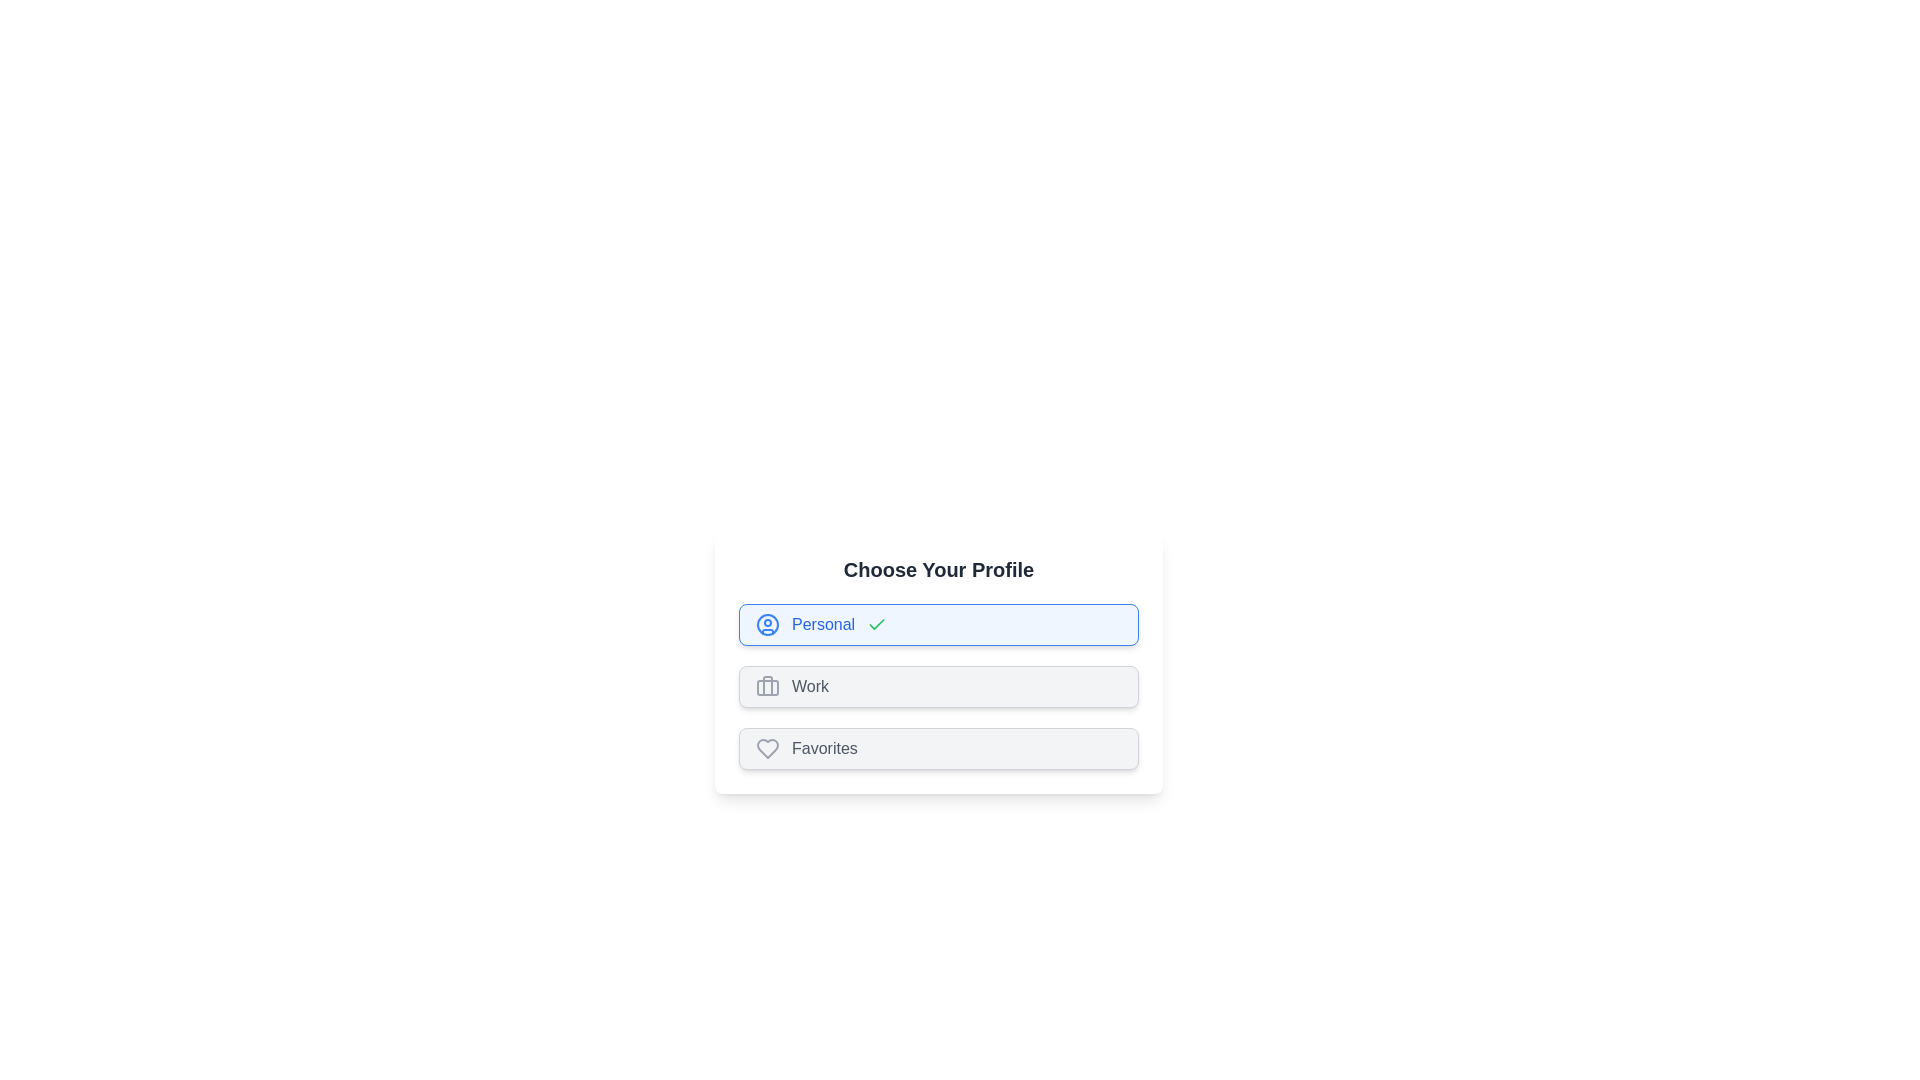  What do you see at coordinates (767, 748) in the screenshot?
I see `the icon of the Favorites profile chip` at bounding box center [767, 748].